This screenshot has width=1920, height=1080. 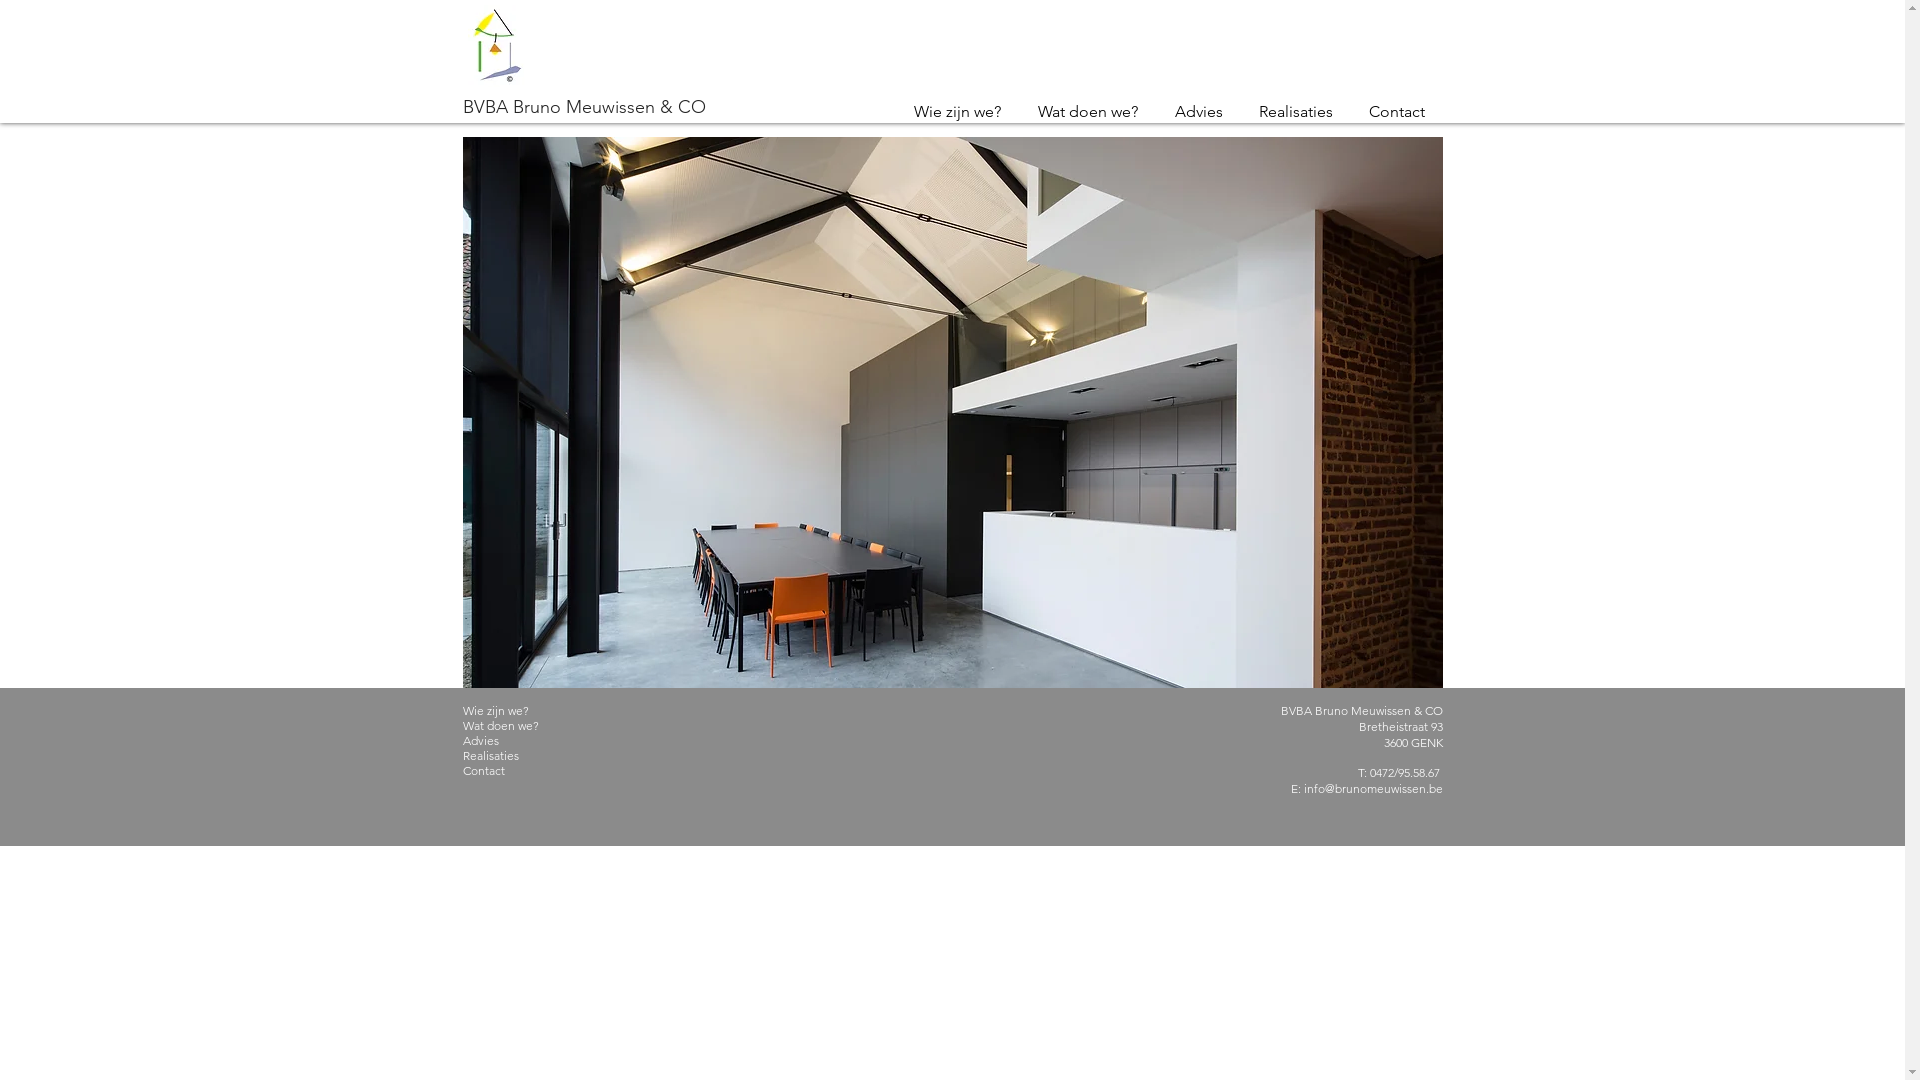 I want to click on 'Realisaties', so click(x=528, y=755).